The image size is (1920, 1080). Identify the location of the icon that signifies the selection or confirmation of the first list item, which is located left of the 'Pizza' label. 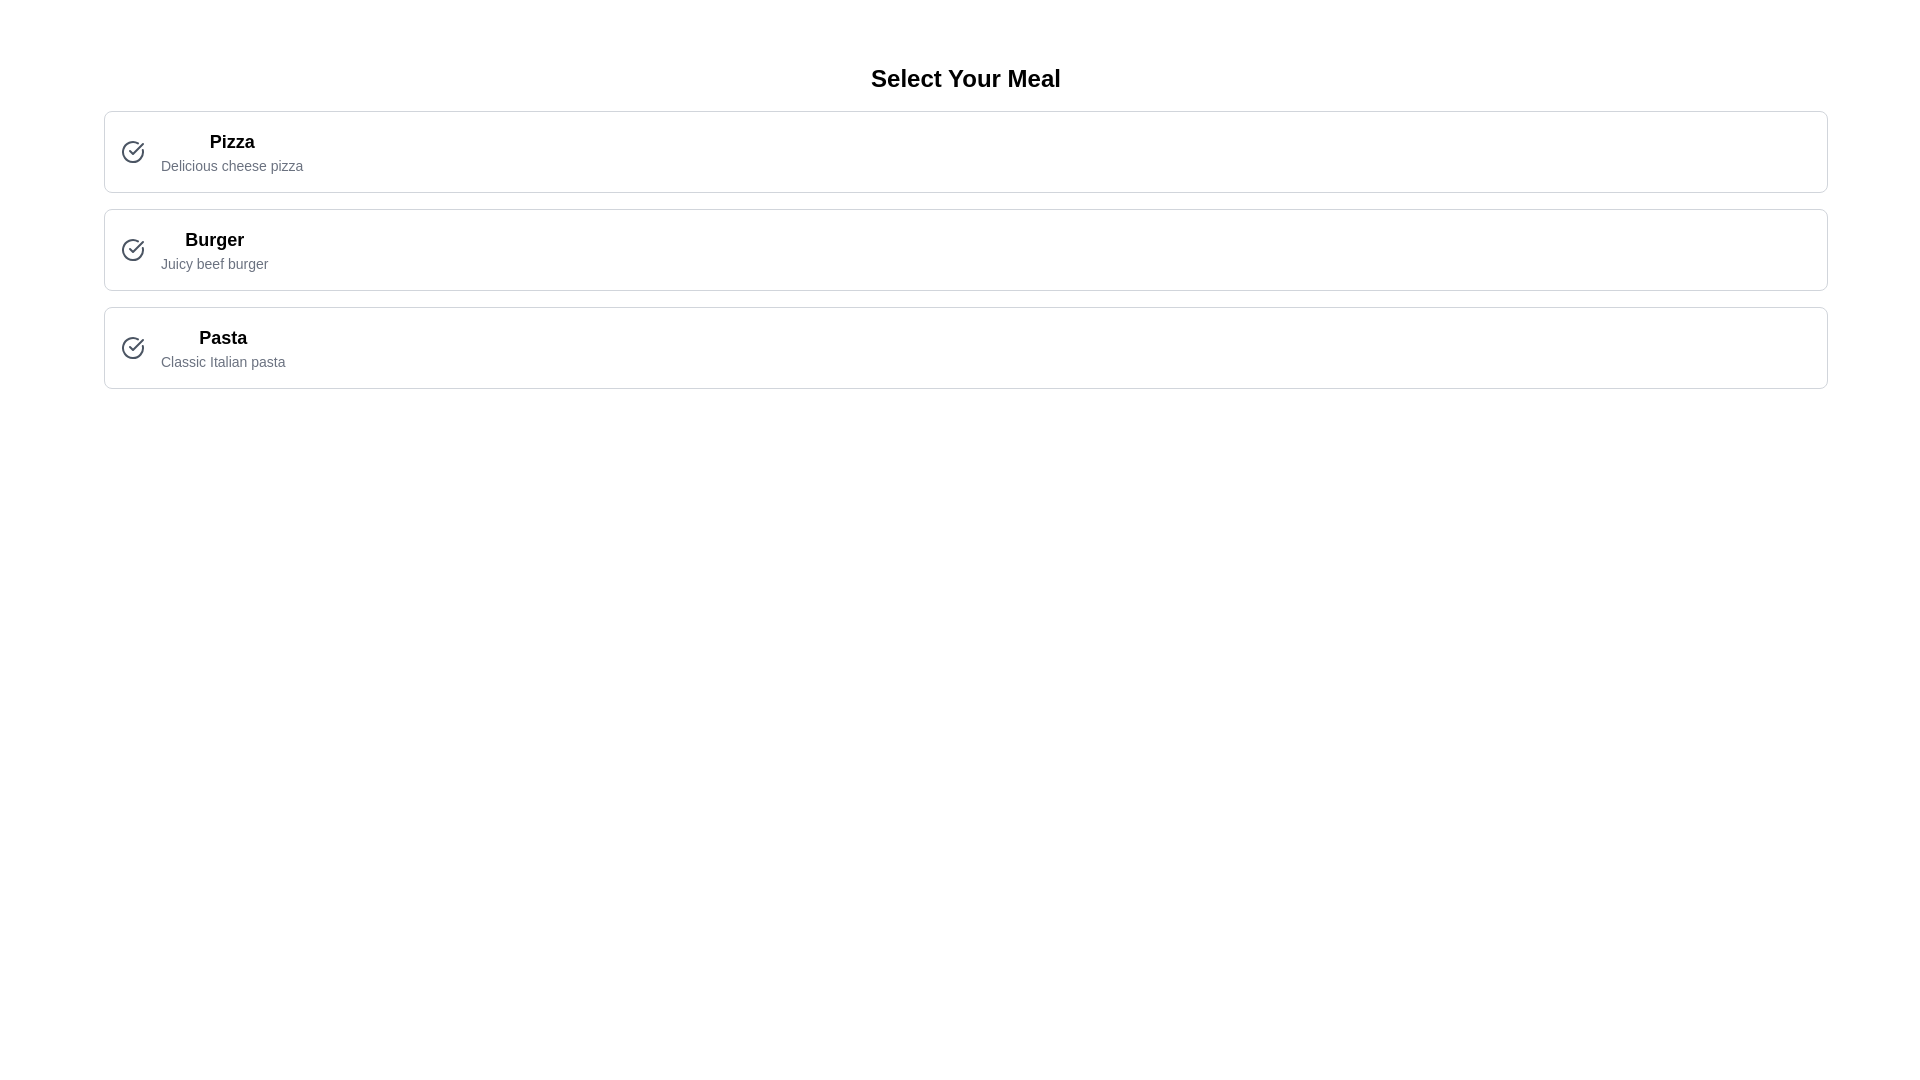
(135, 245).